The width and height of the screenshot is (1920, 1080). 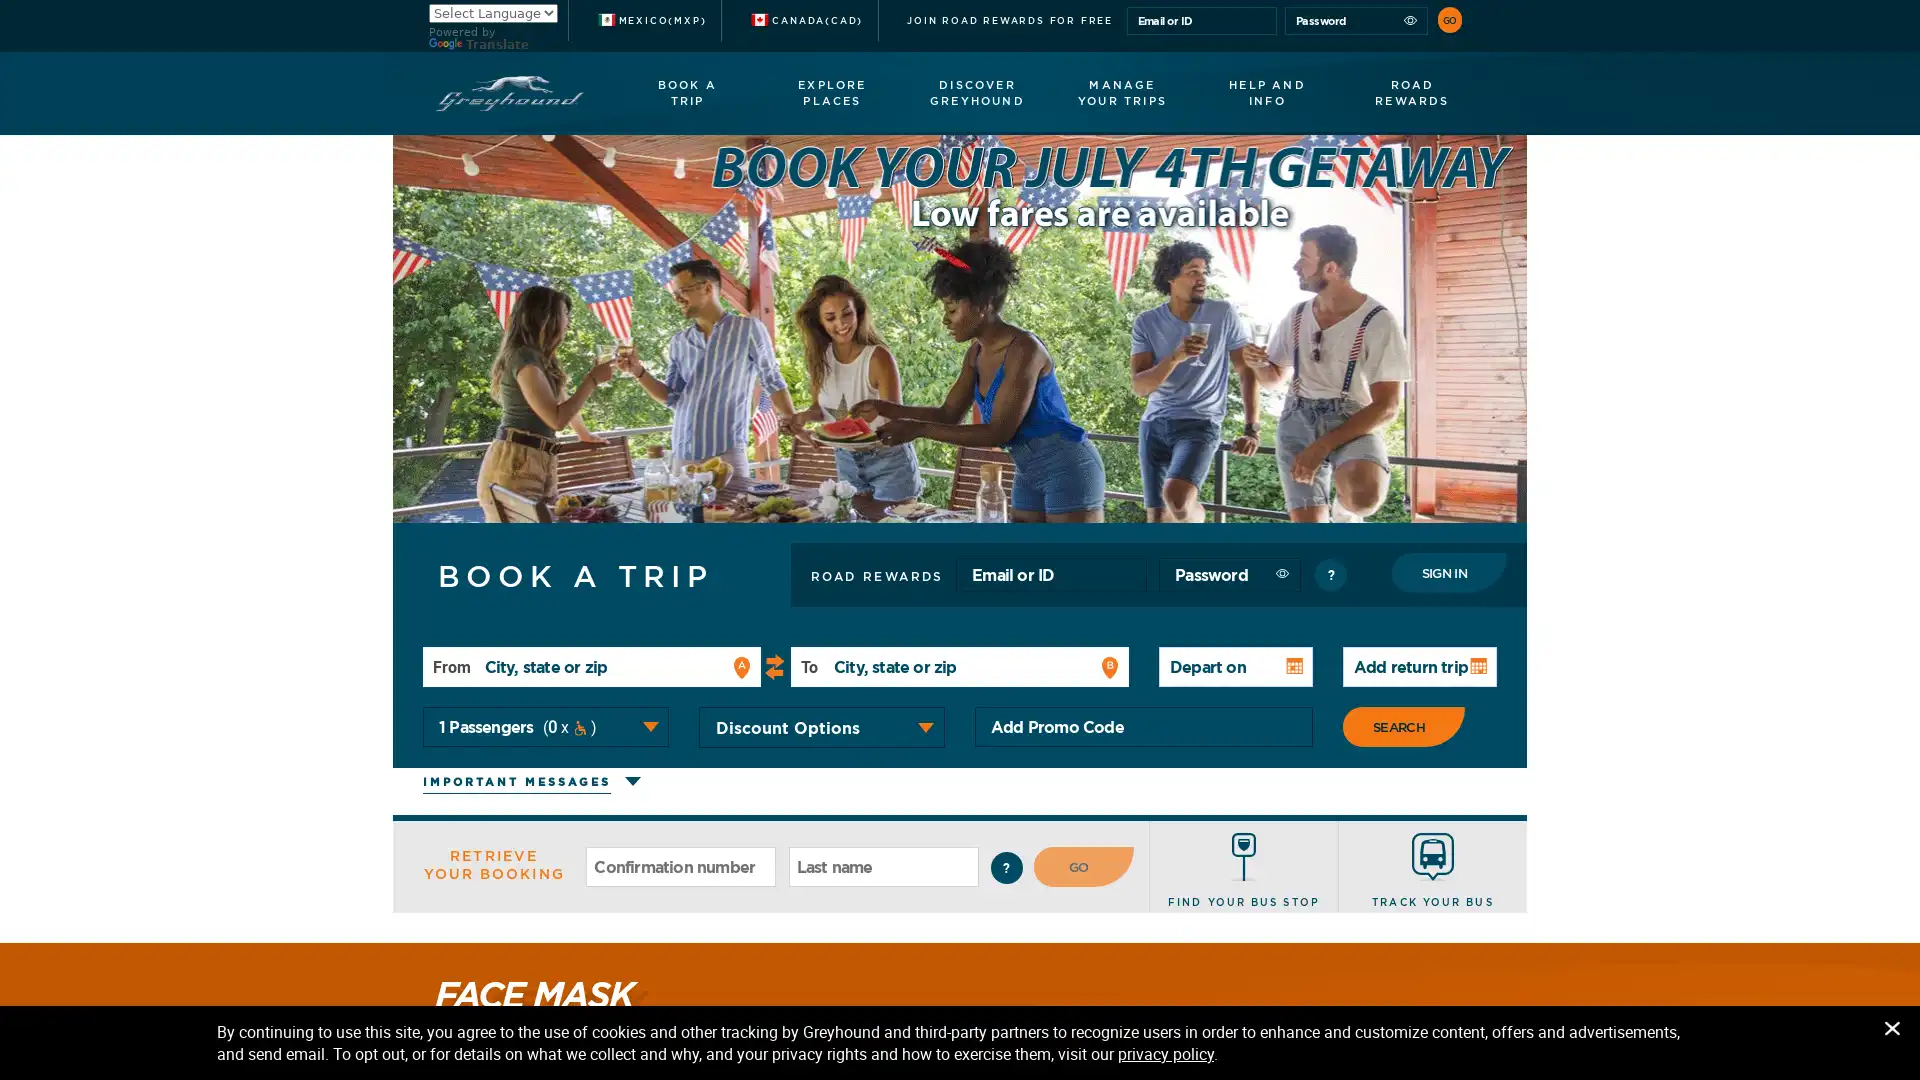 What do you see at coordinates (1449, 573) in the screenshot?
I see `Sign In` at bounding box center [1449, 573].